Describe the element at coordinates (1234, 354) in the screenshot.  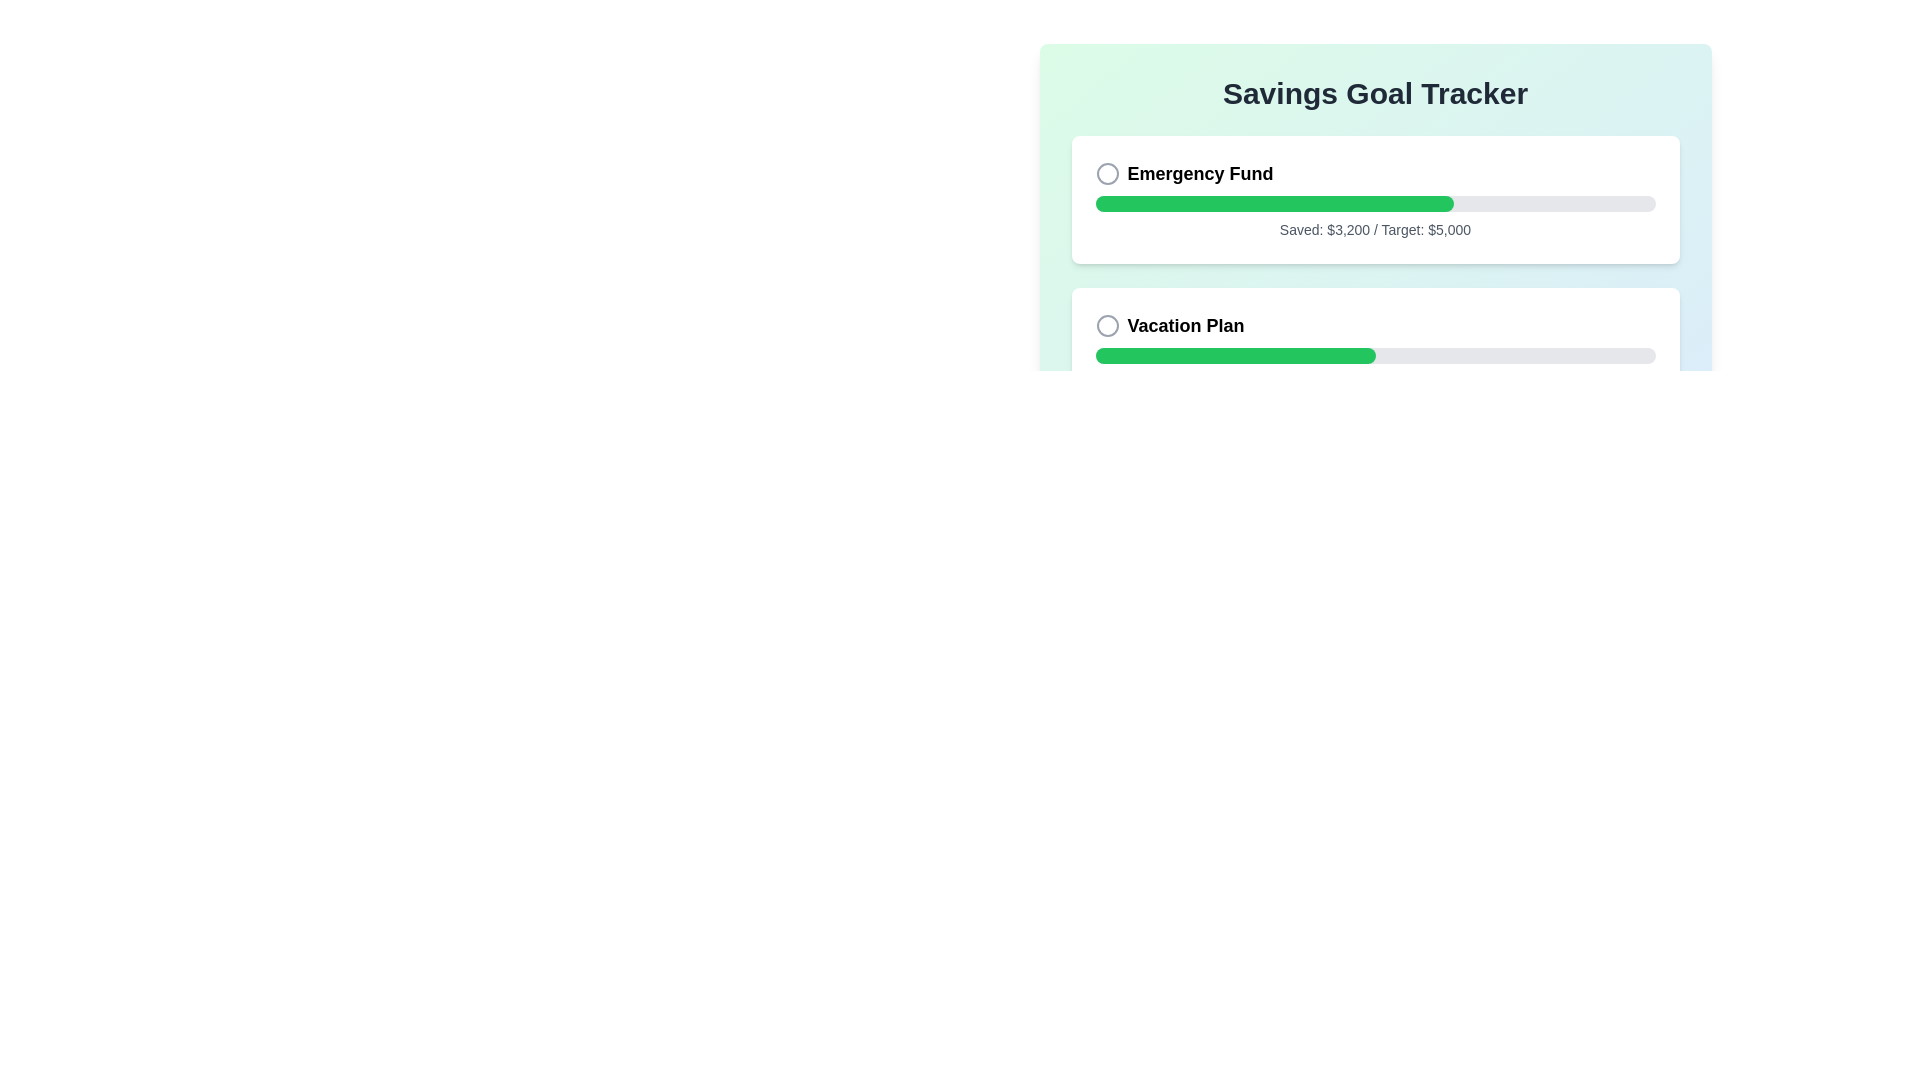
I see `the filled portion of the progress bar under the 'Vacation Plan' header, which visually indicates 50% progress achieved` at that location.